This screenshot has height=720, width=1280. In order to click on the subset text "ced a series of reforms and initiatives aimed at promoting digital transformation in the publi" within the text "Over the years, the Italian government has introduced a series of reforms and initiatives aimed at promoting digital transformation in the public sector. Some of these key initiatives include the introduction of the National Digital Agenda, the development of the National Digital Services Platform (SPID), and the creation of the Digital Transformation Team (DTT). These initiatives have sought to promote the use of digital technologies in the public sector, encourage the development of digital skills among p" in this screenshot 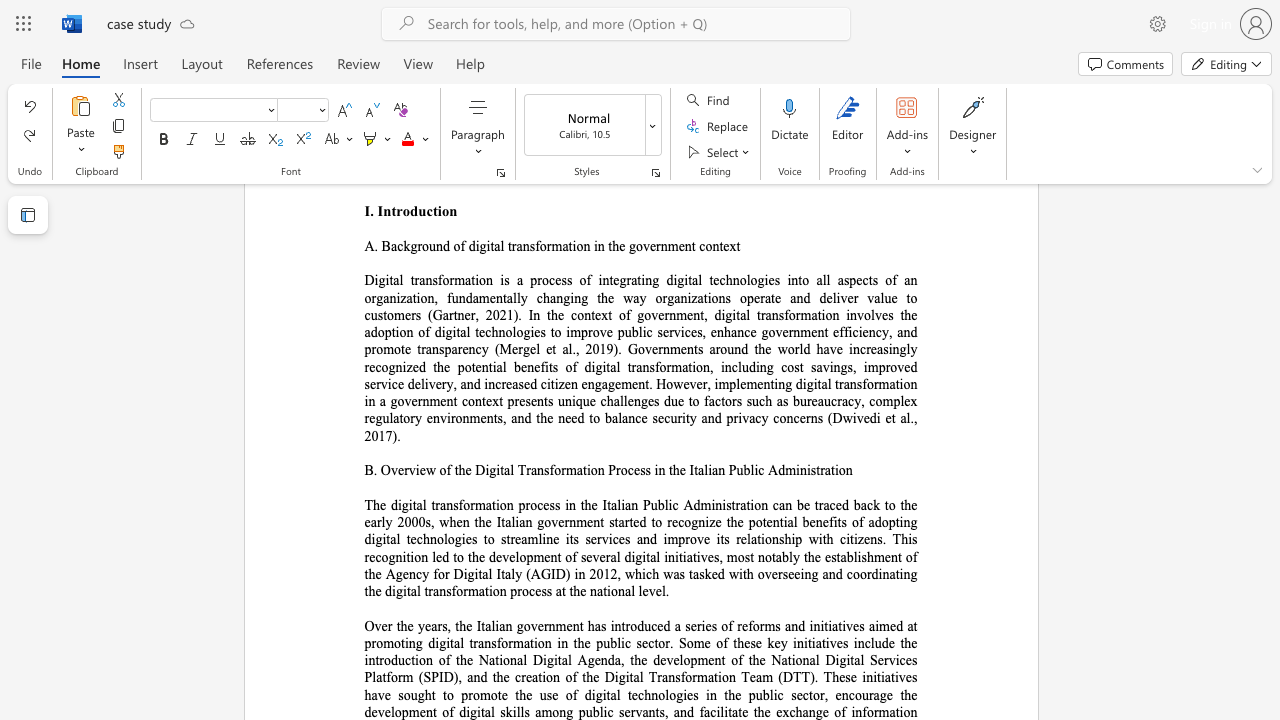, I will do `click(651, 625)`.